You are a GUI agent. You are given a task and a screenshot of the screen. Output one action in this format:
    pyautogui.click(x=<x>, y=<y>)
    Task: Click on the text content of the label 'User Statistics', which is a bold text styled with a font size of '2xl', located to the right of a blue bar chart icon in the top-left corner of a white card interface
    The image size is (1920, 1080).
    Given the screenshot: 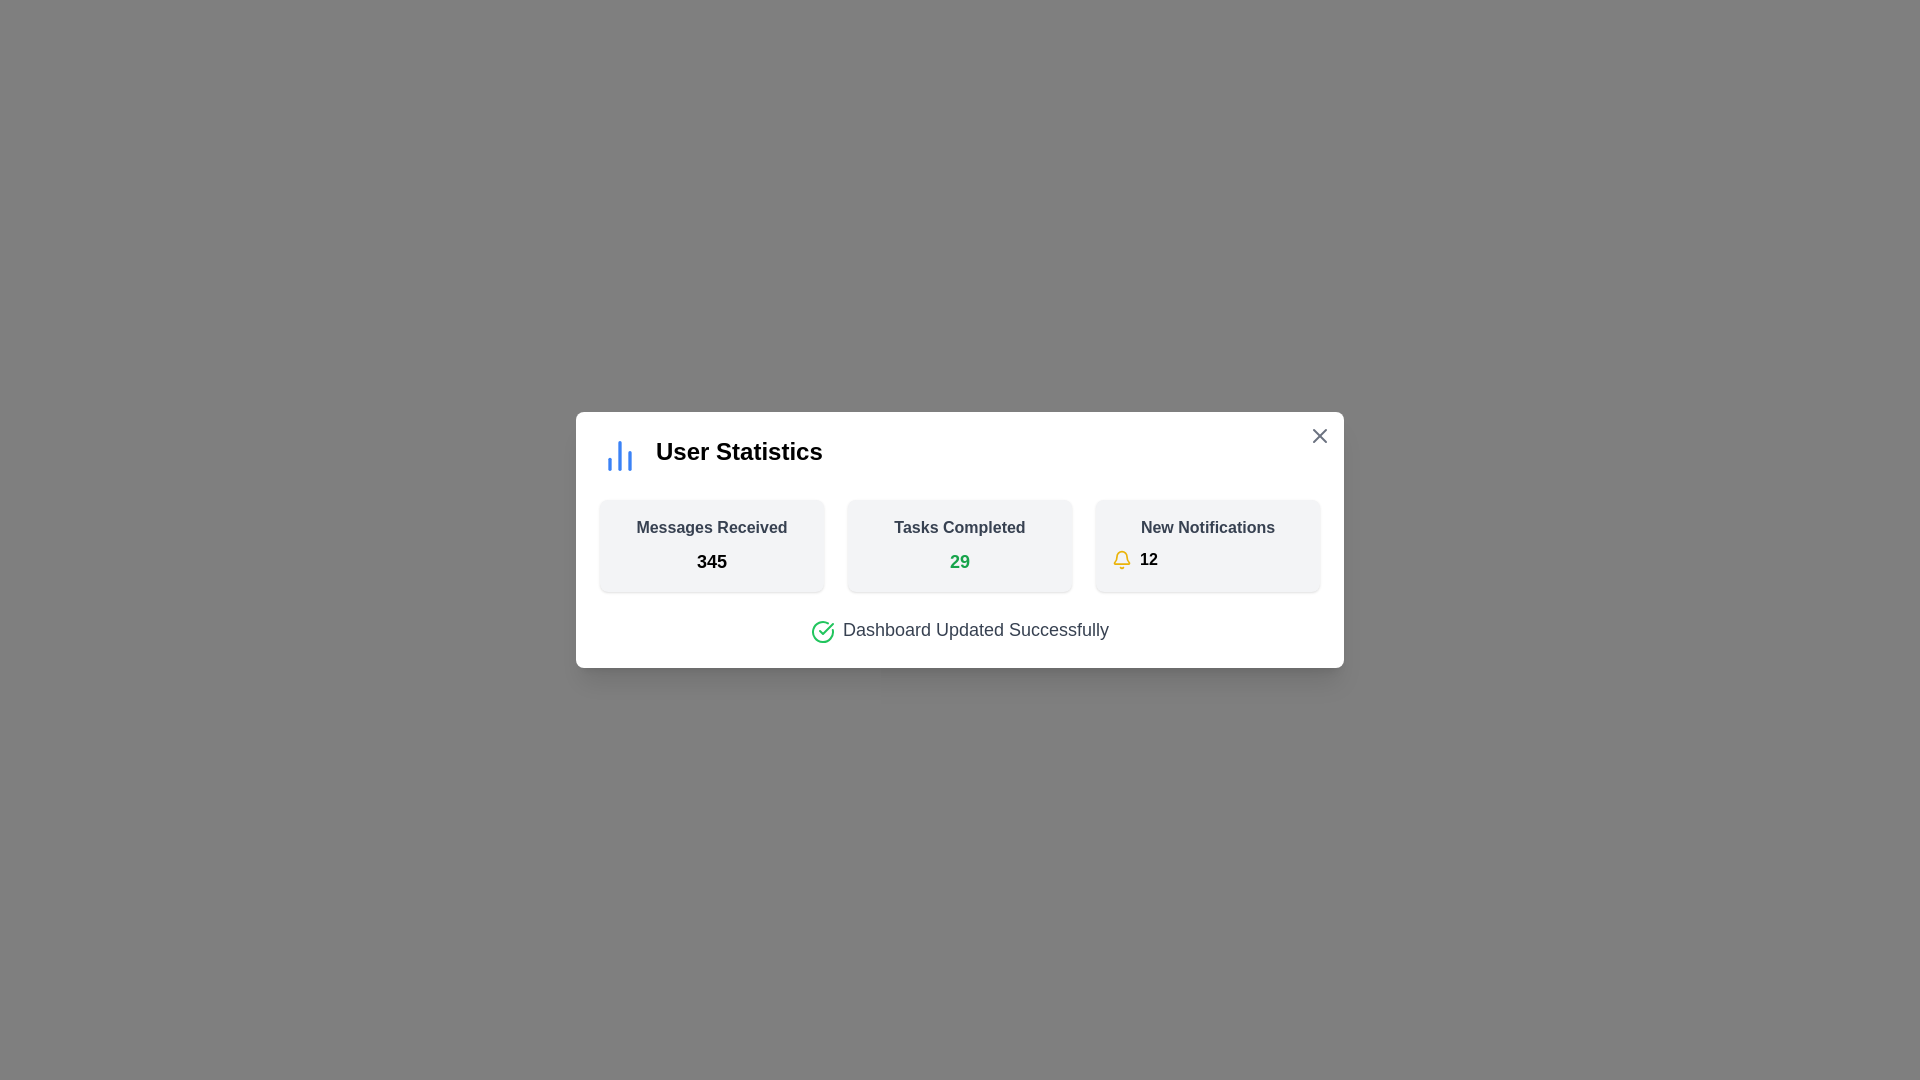 What is the action you would take?
    pyautogui.click(x=738, y=455)
    